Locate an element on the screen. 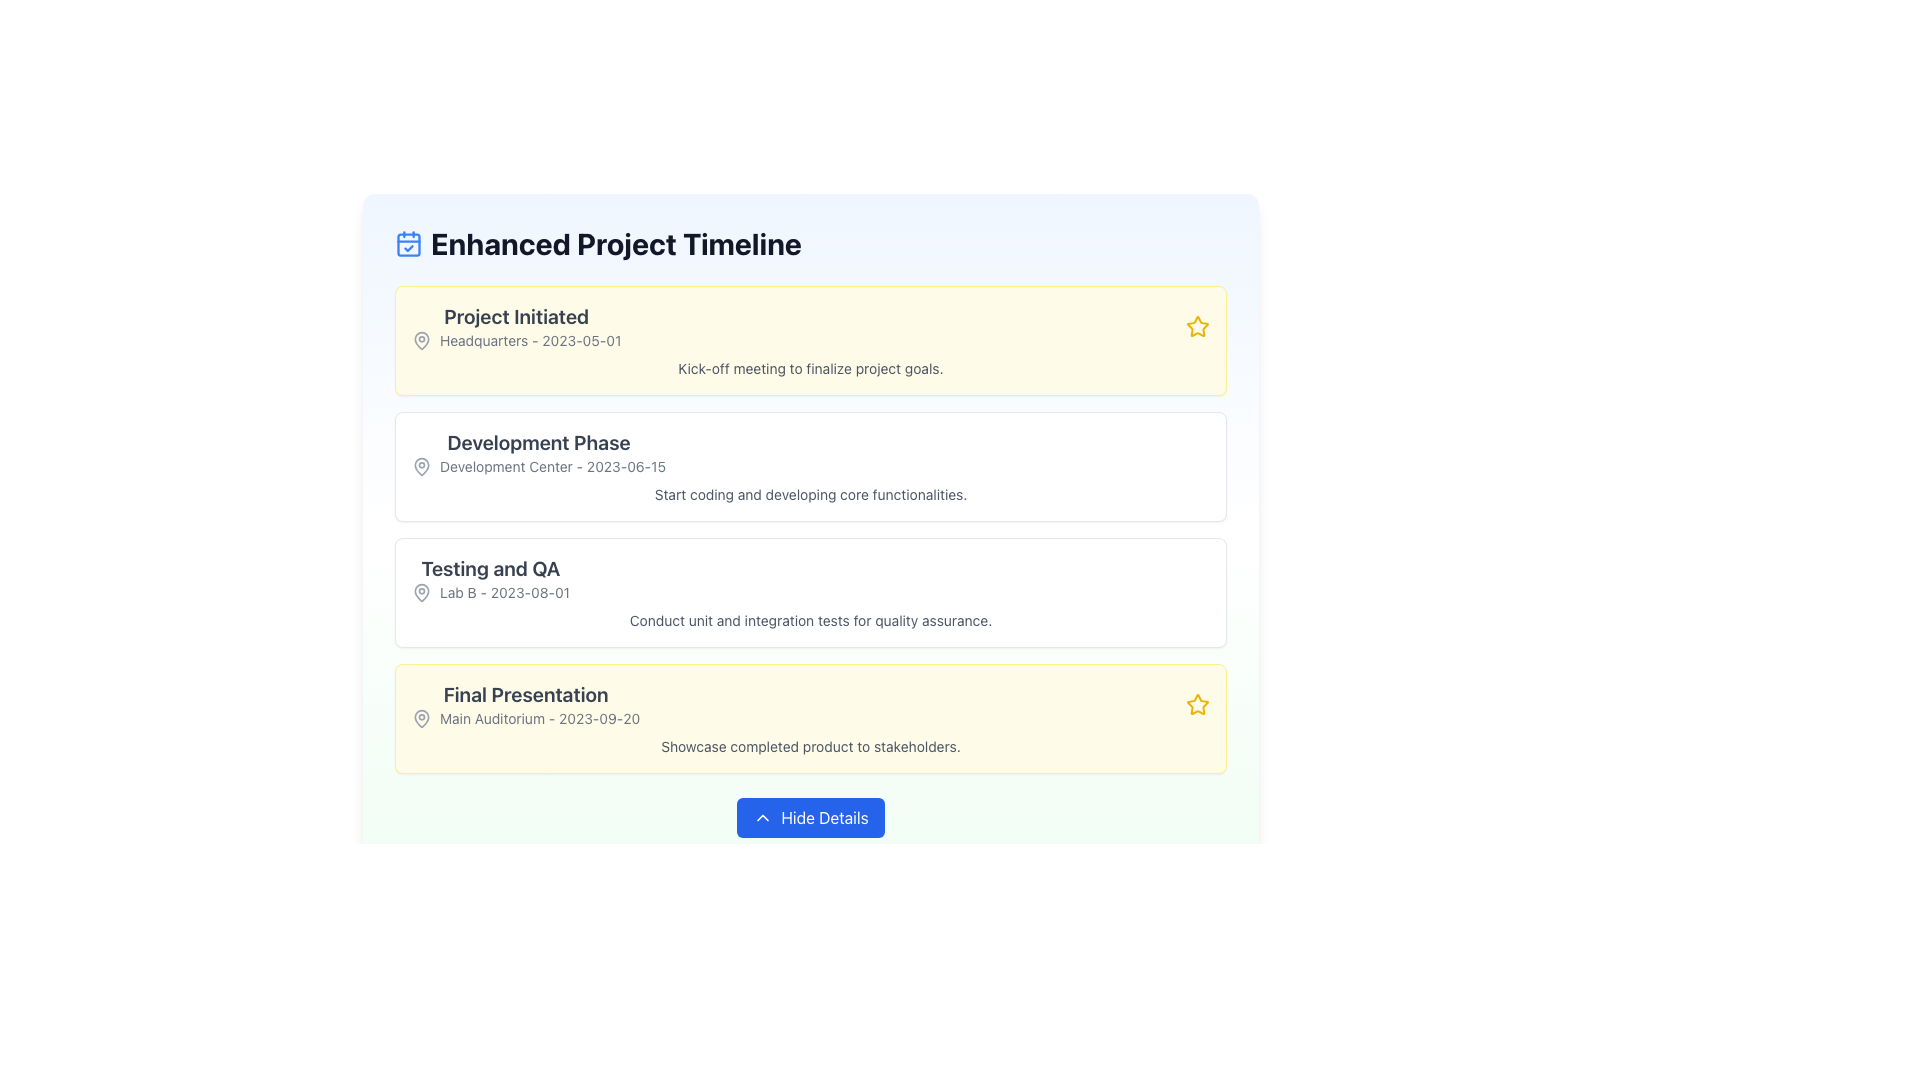 The image size is (1920, 1080). the text label that provides a description related to the 'Testing and QA' timeline entry, located below the title 'Testing and QA' and the subtitle 'Lab B - 2023-08-01' is located at coordinates (811, 620).